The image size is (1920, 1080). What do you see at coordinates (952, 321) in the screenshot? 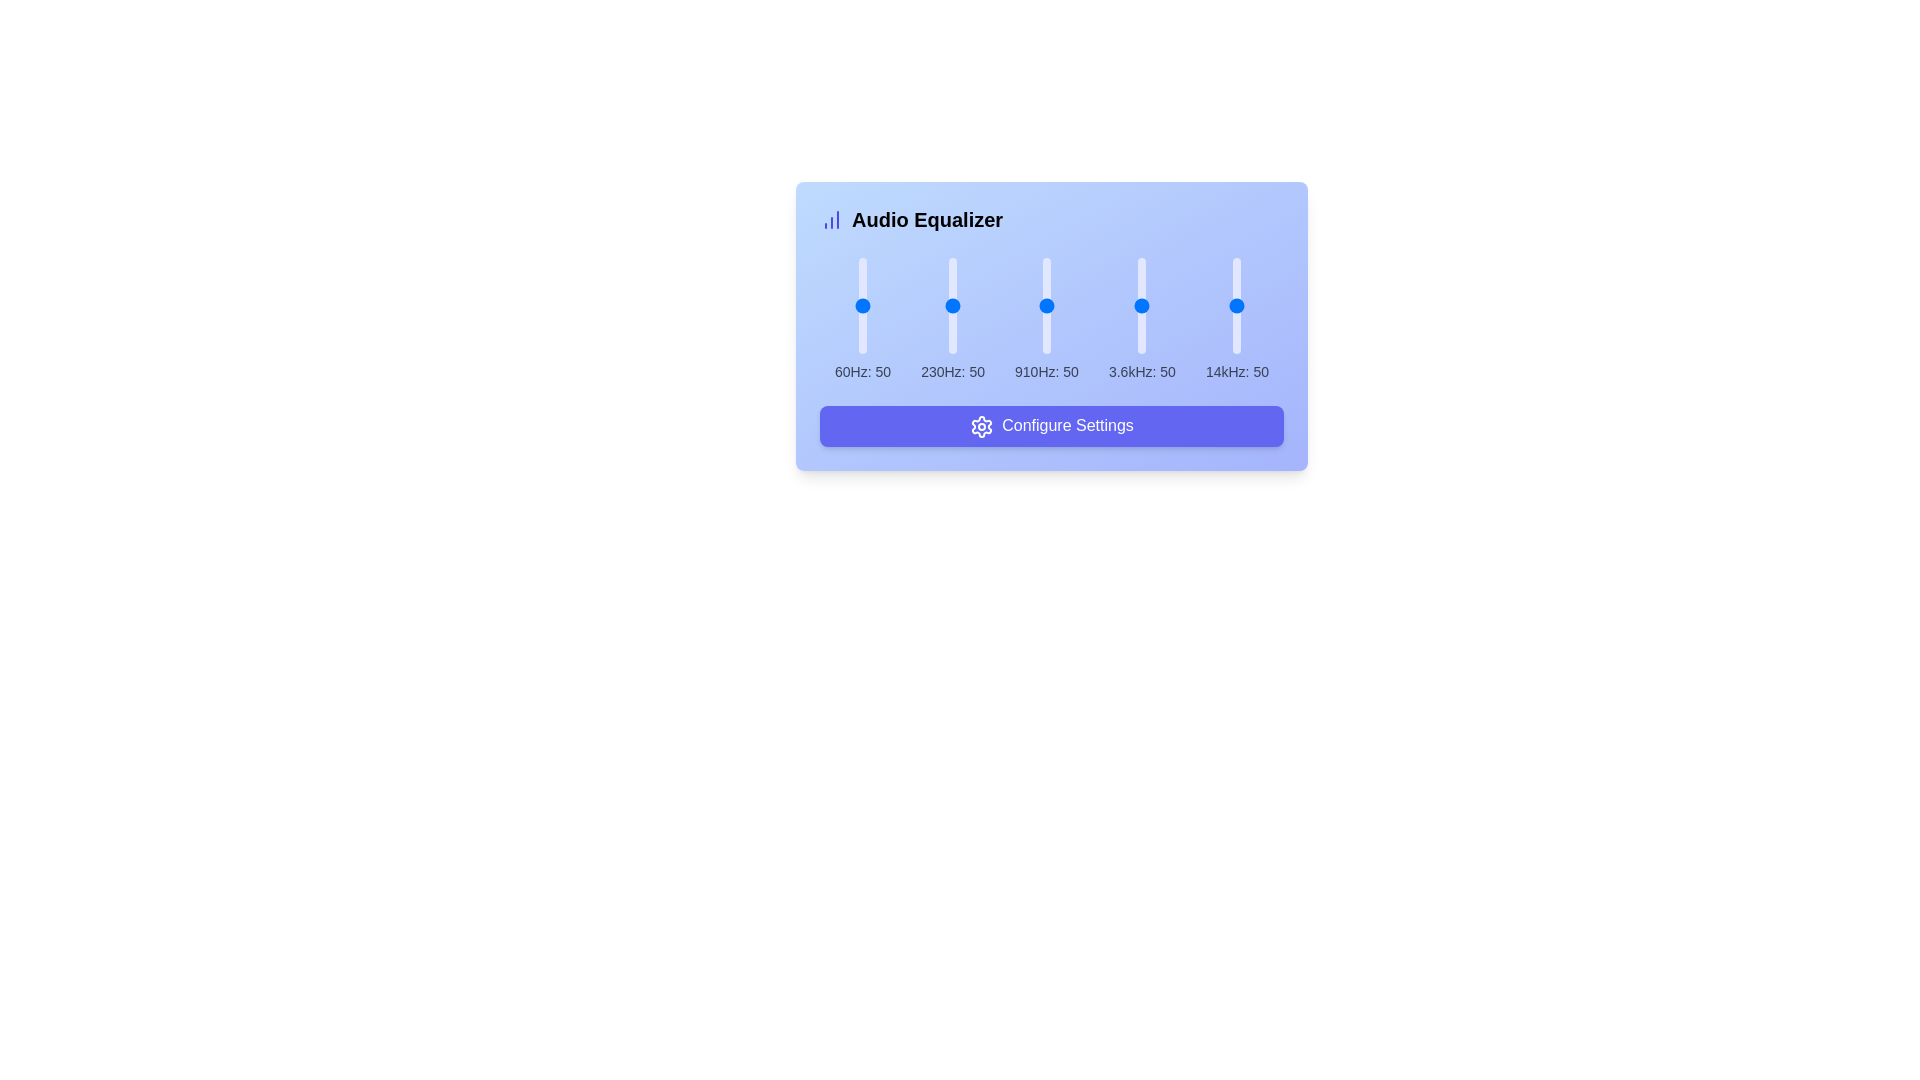
I see `the 230Hz band value` at bounding box center [952, 321].